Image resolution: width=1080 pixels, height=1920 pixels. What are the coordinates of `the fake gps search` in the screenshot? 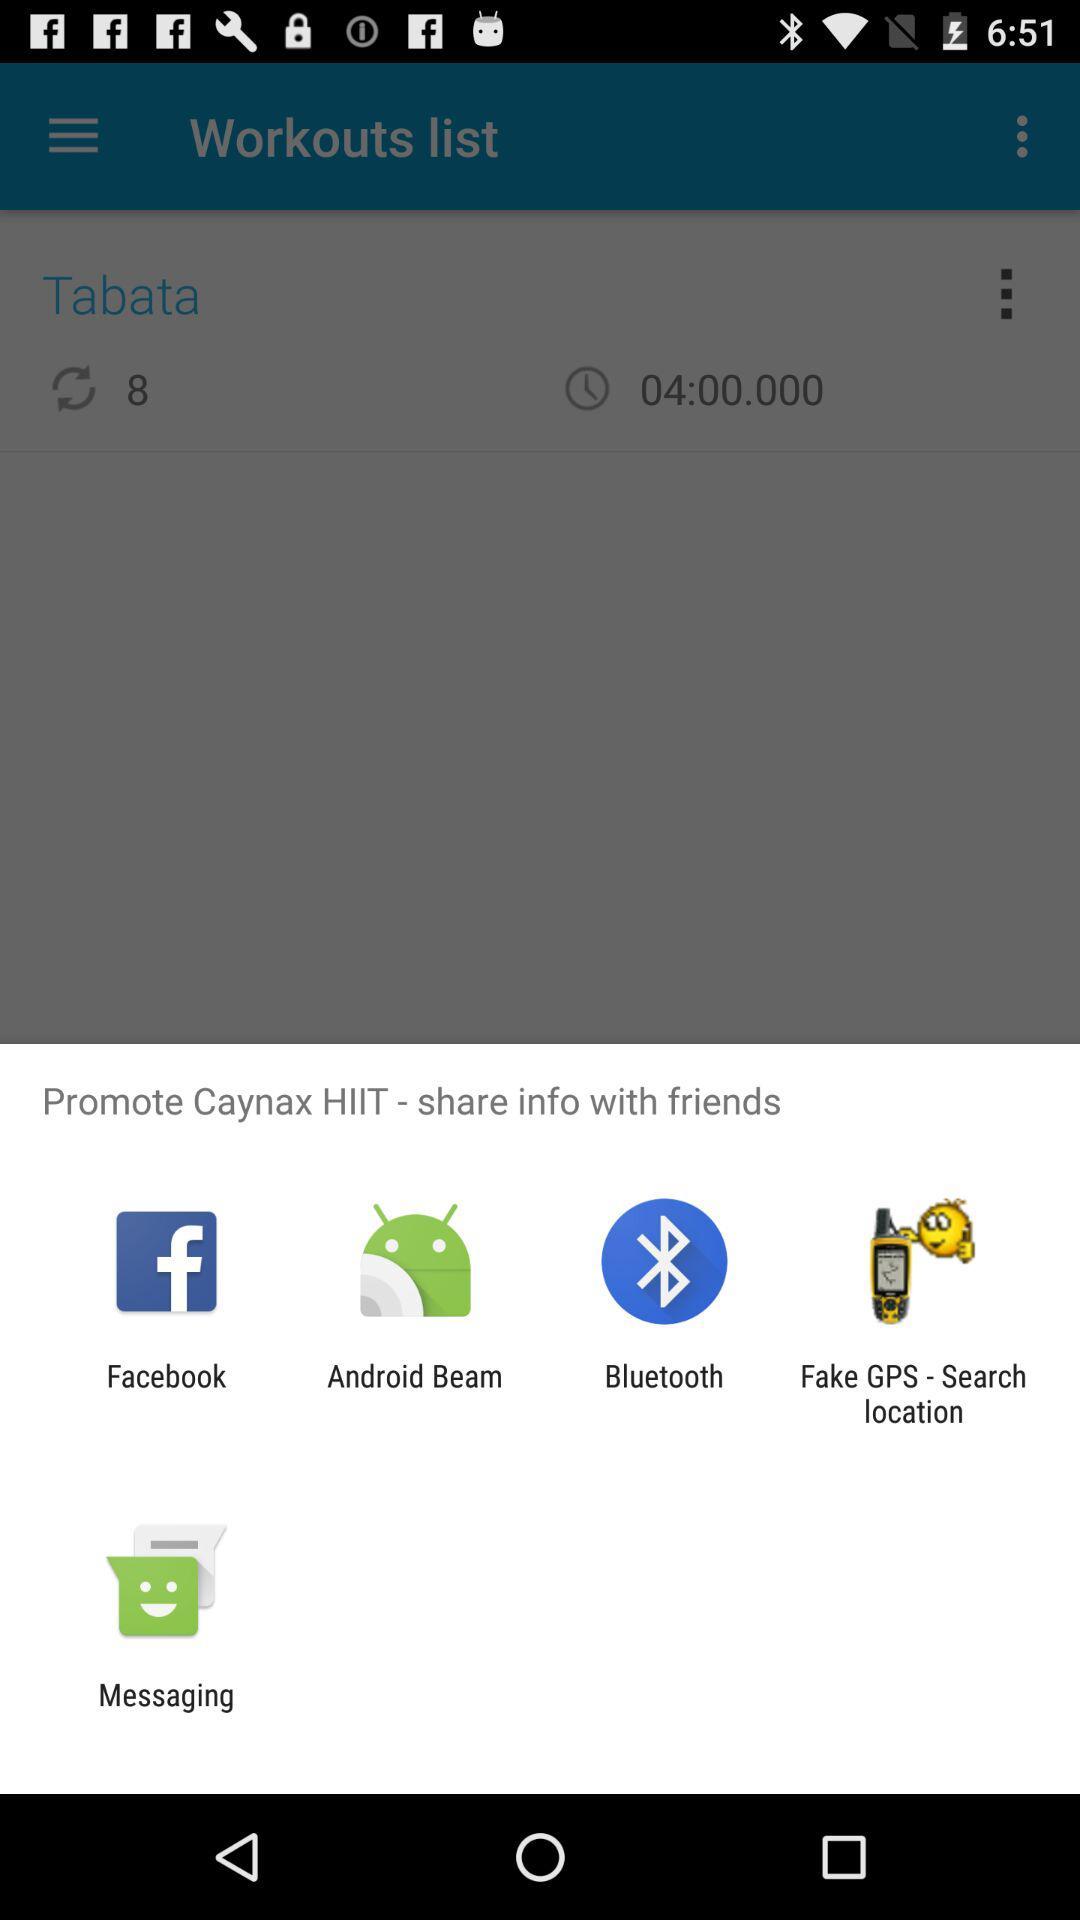 It's located at (913, 1392).